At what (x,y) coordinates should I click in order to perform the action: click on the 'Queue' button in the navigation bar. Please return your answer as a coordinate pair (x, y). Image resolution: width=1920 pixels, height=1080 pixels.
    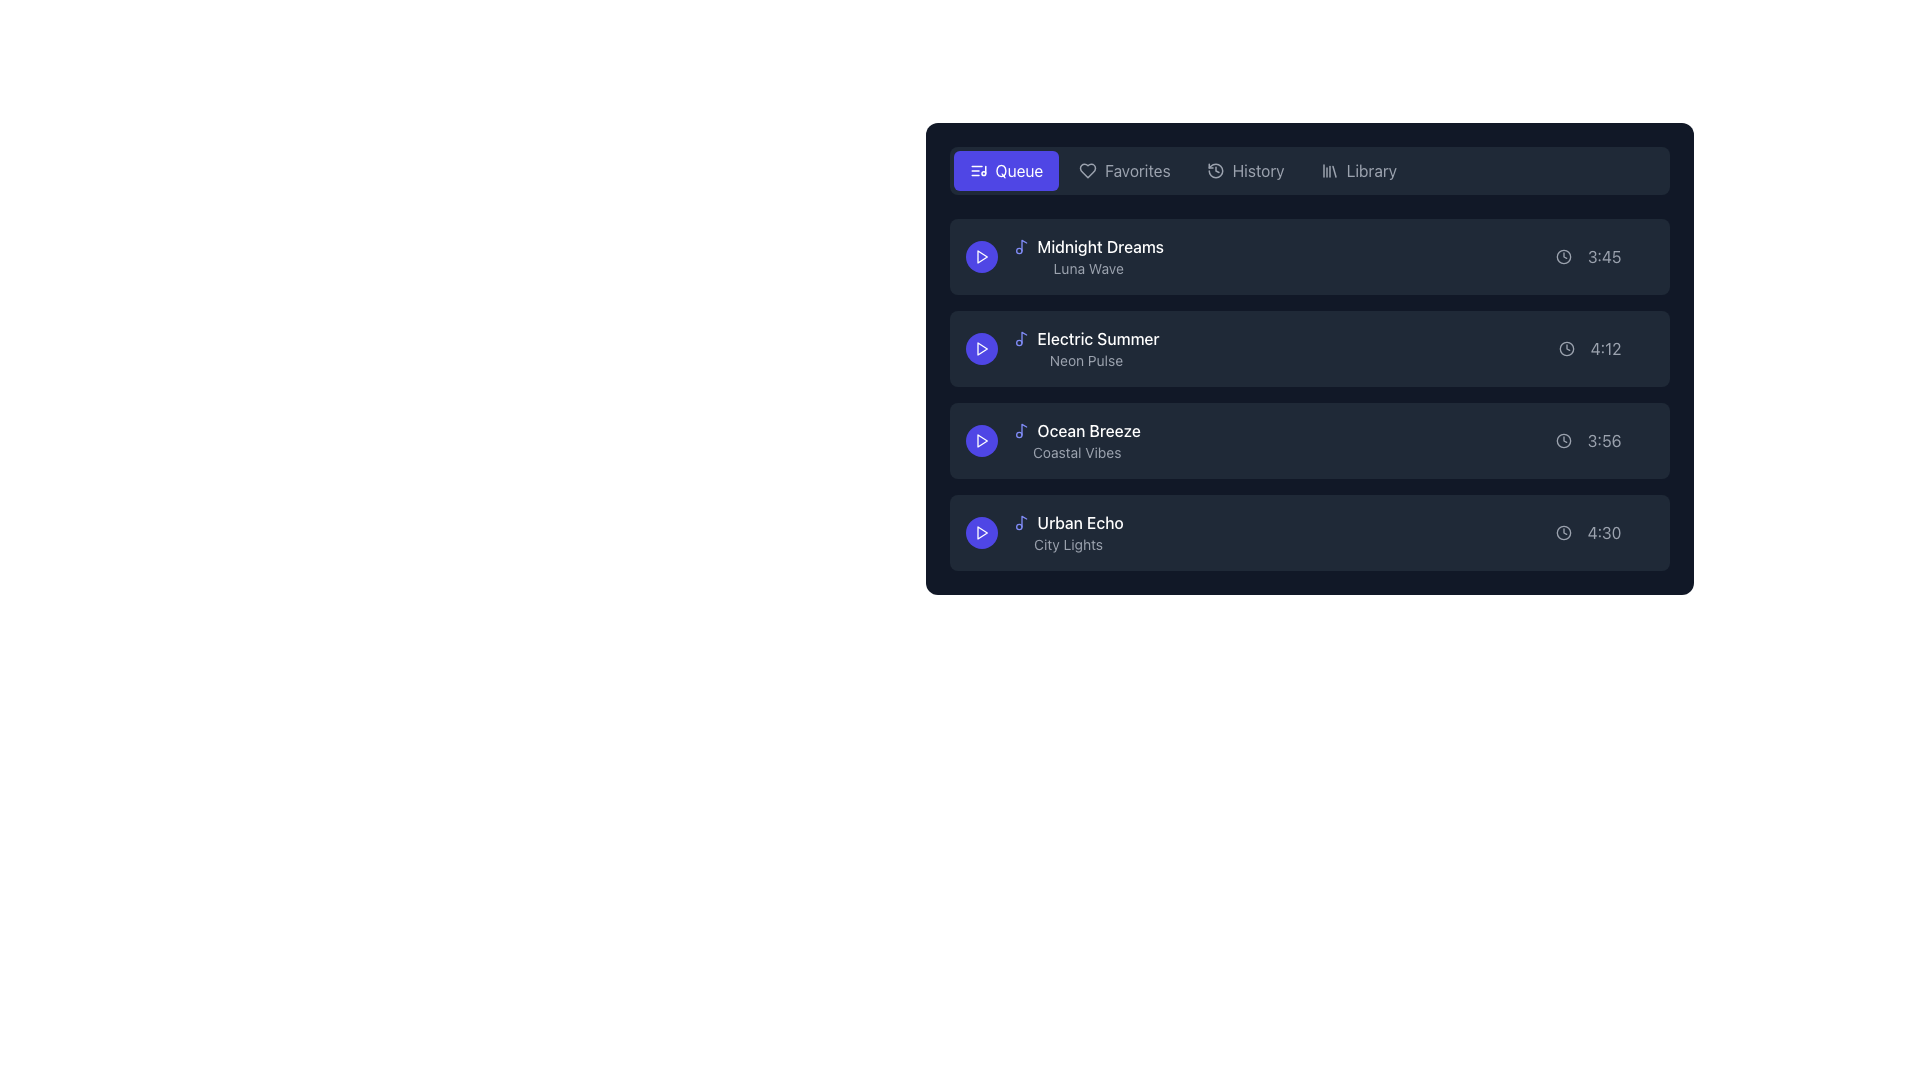
    Looking at the image, I should click on (1309, 169).